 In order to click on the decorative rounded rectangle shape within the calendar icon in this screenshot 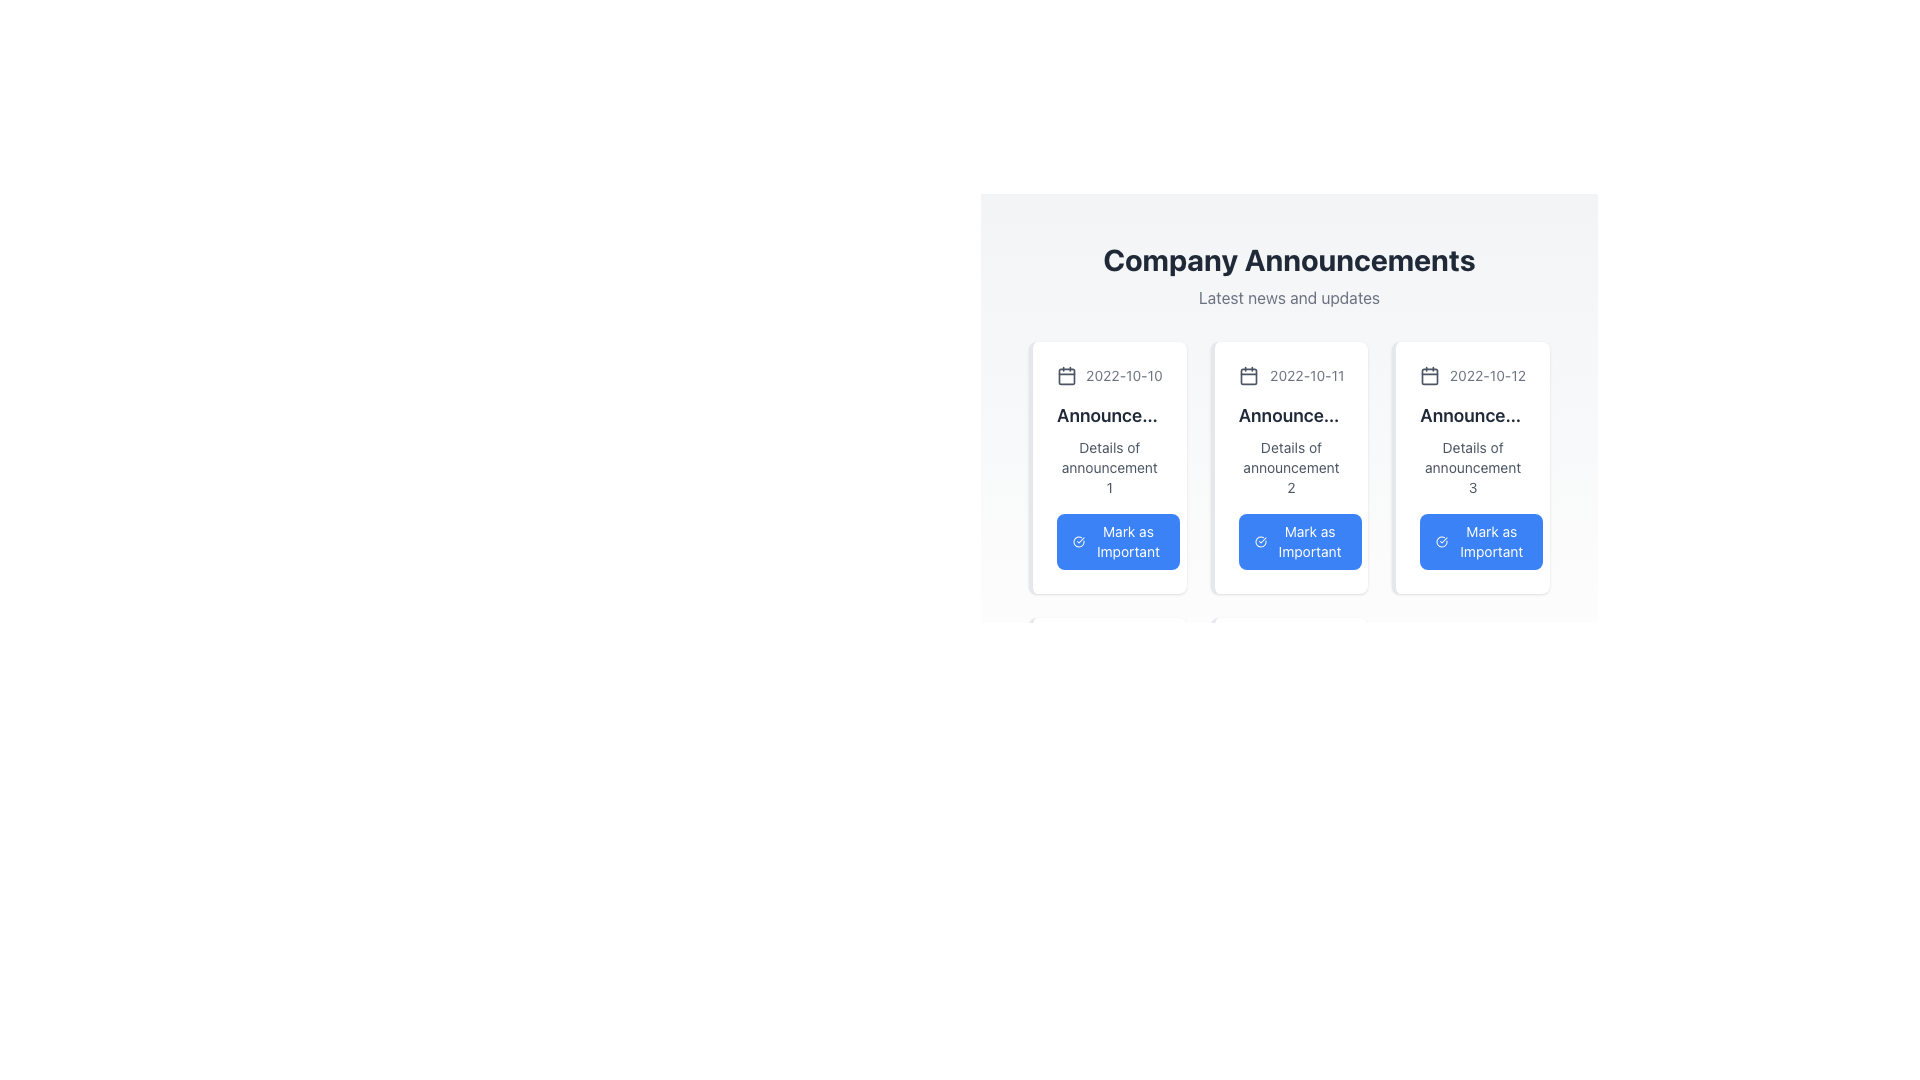, I will do `click(1065, 375)`.